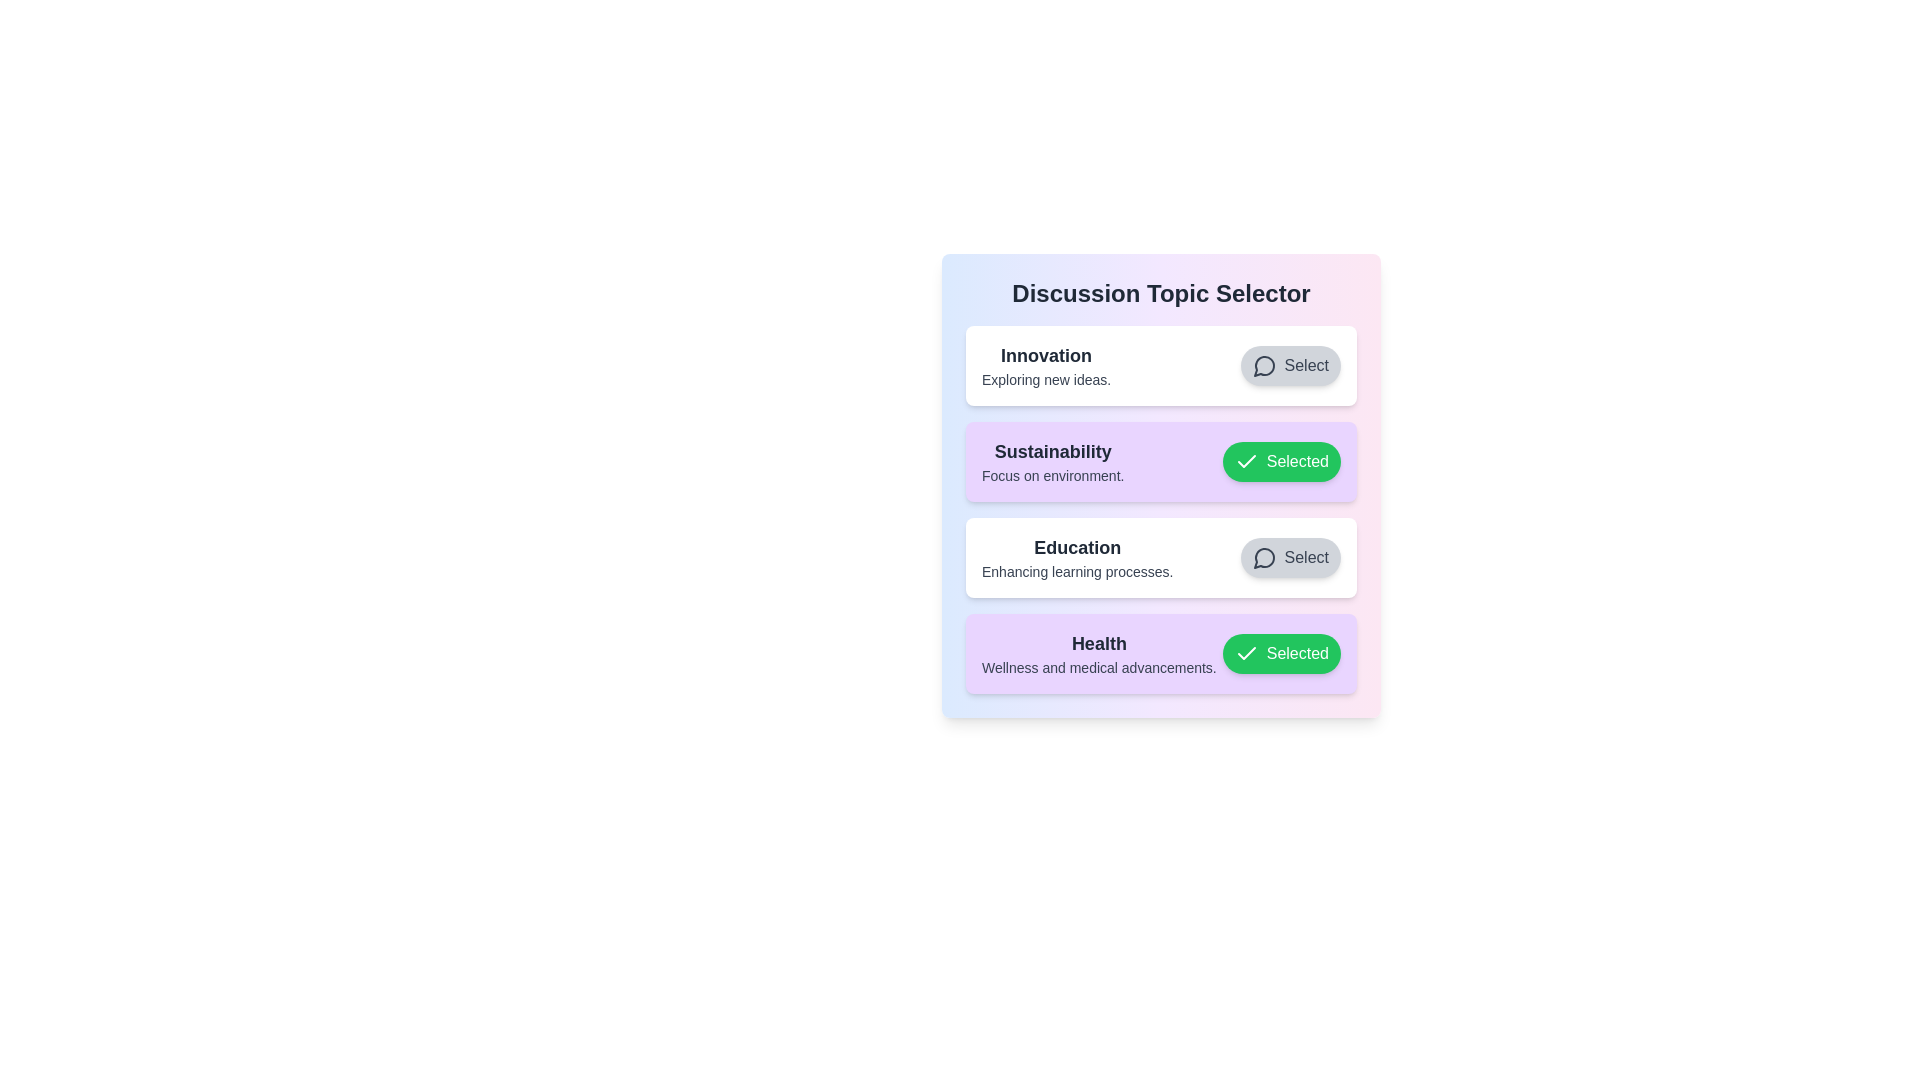 Image resolution: width=1920 pixels, height=1080 pixels. Describe the element at coordinates (1281, 654) in the screenshot. I see `the topic Health` at that location.